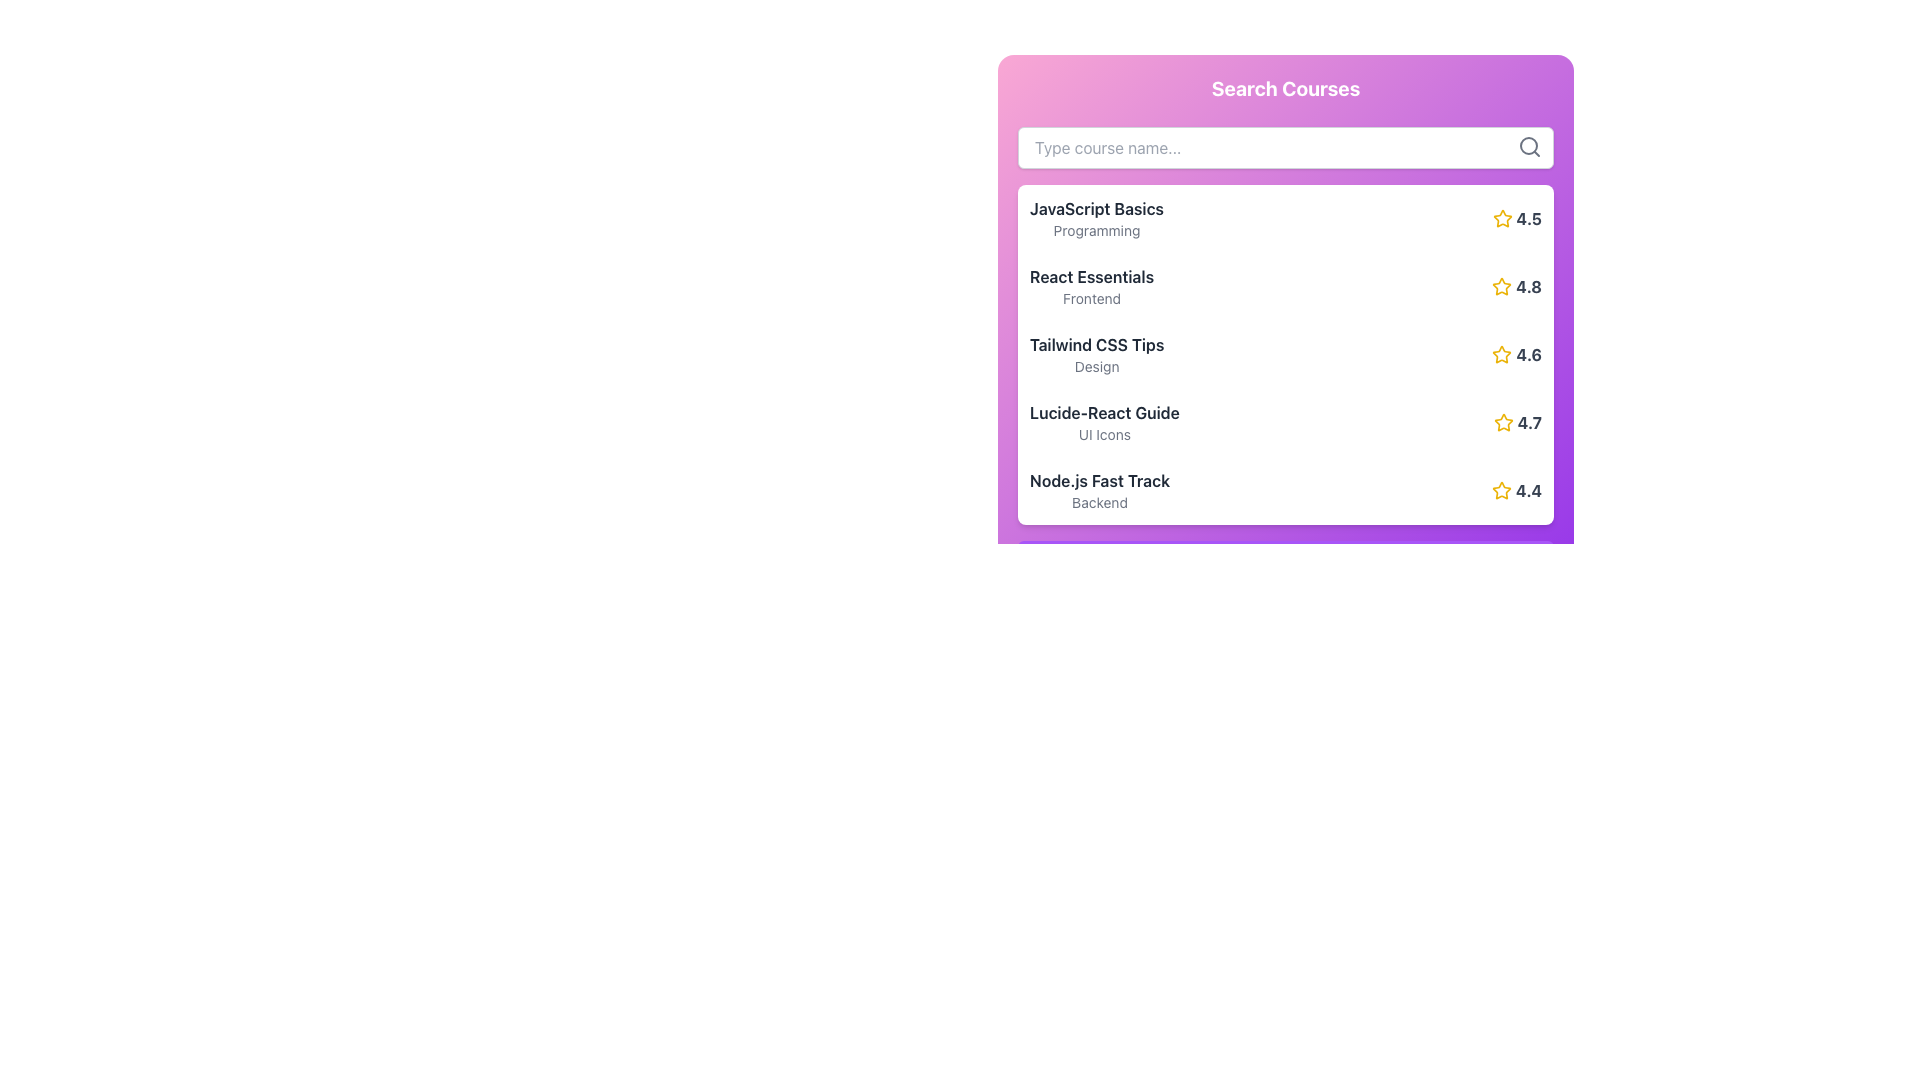 This screenshot has width=1920, height=1080. Describe the element at coordinates (1103, 411) in the screenshot. I see `the semibold text label 'Lucide-React Guide'` at that location.